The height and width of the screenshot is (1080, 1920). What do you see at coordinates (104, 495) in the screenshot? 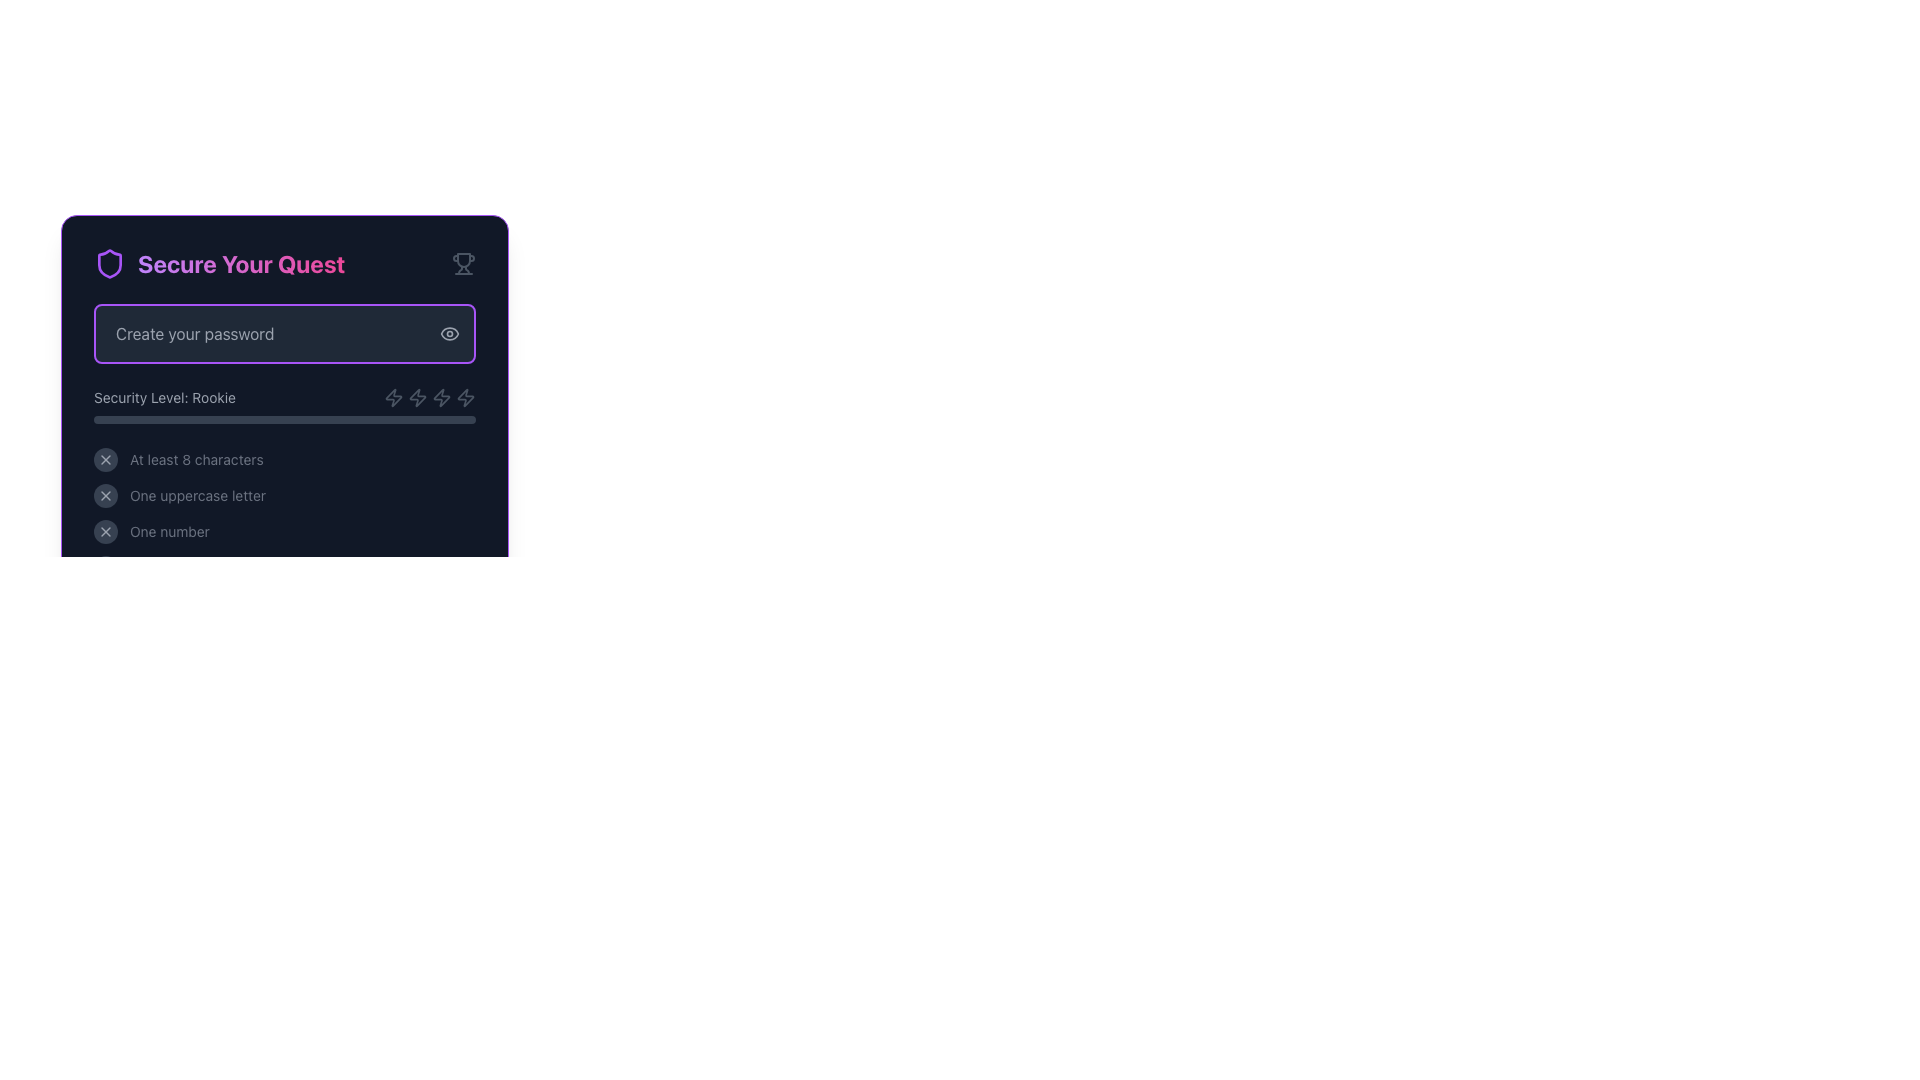
I see `the icon that indicates the unmet status of the password requirement for at least one uppercase letter, located second in a vertical list of password requirement indicators` at bounding box center [104, 495].